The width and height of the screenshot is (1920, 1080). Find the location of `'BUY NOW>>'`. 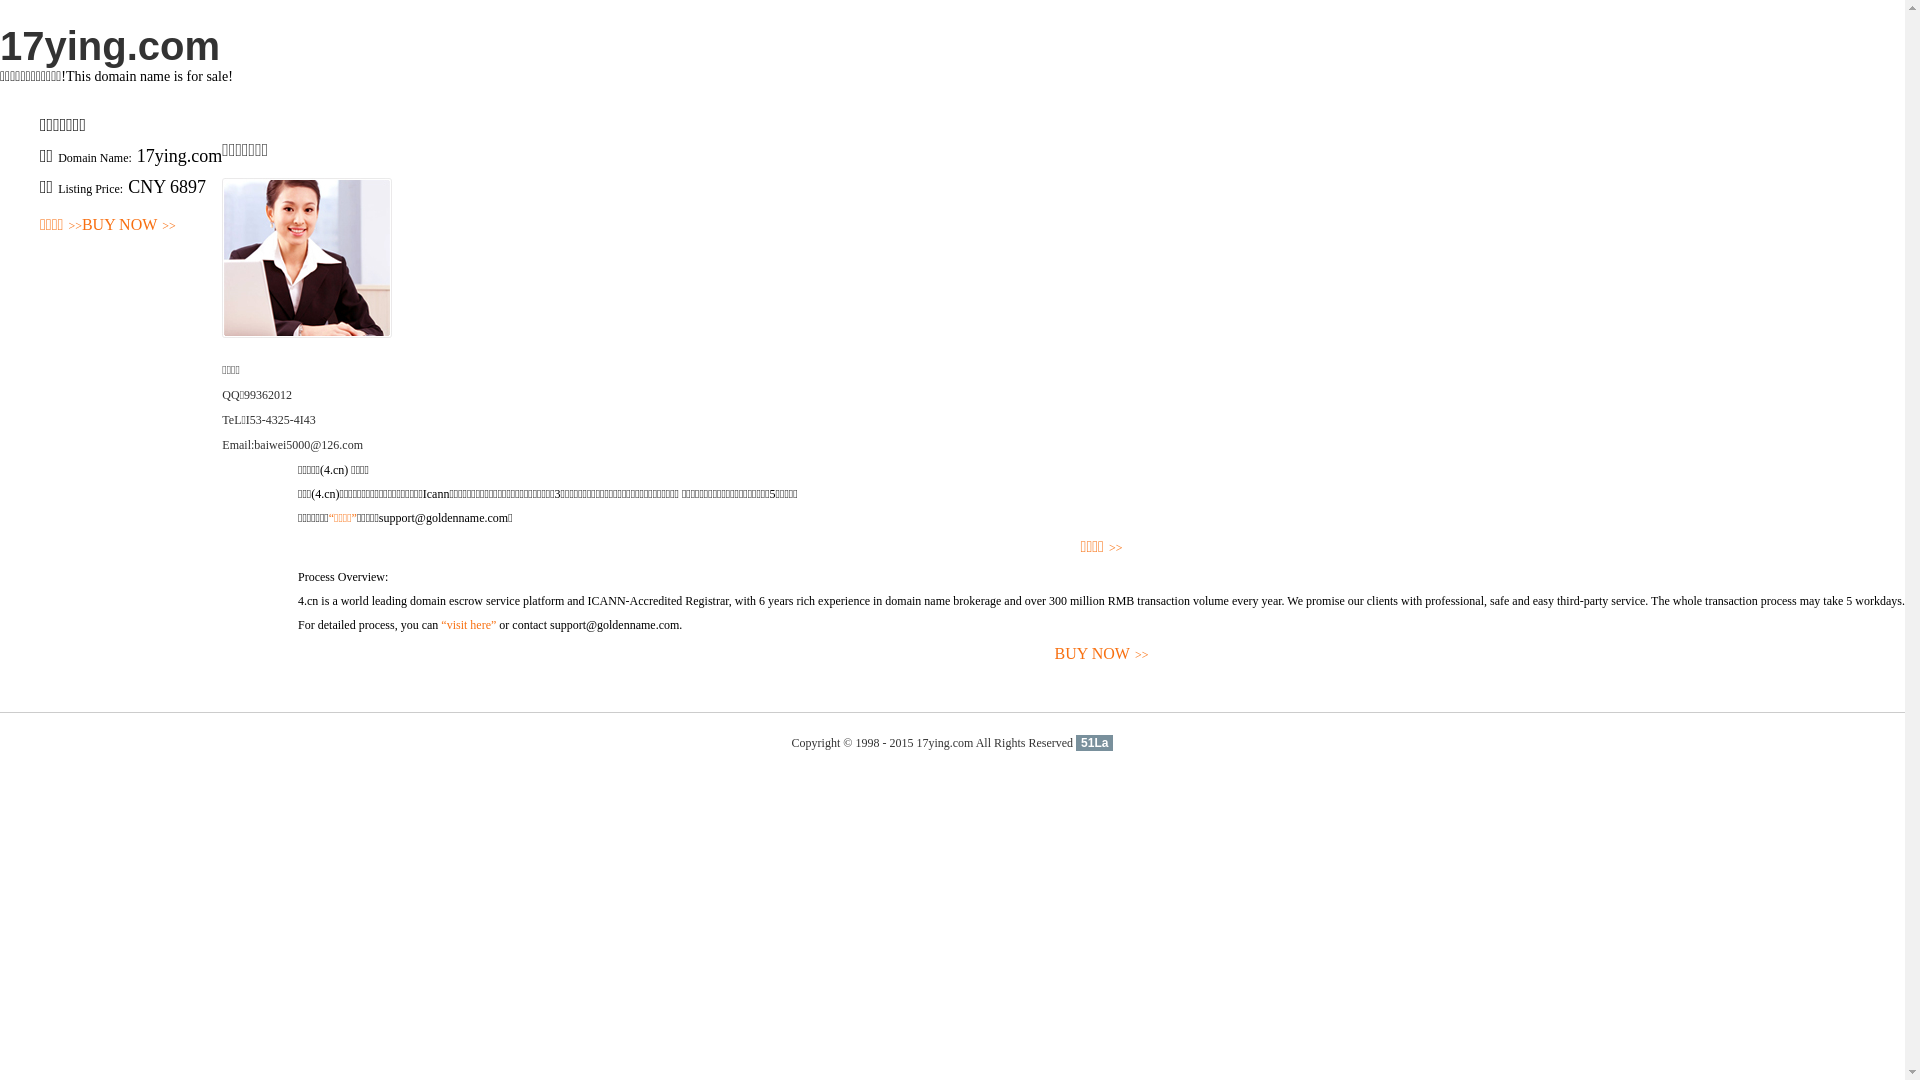

'BUY NOW>>' is located at coordinates (128, 225).